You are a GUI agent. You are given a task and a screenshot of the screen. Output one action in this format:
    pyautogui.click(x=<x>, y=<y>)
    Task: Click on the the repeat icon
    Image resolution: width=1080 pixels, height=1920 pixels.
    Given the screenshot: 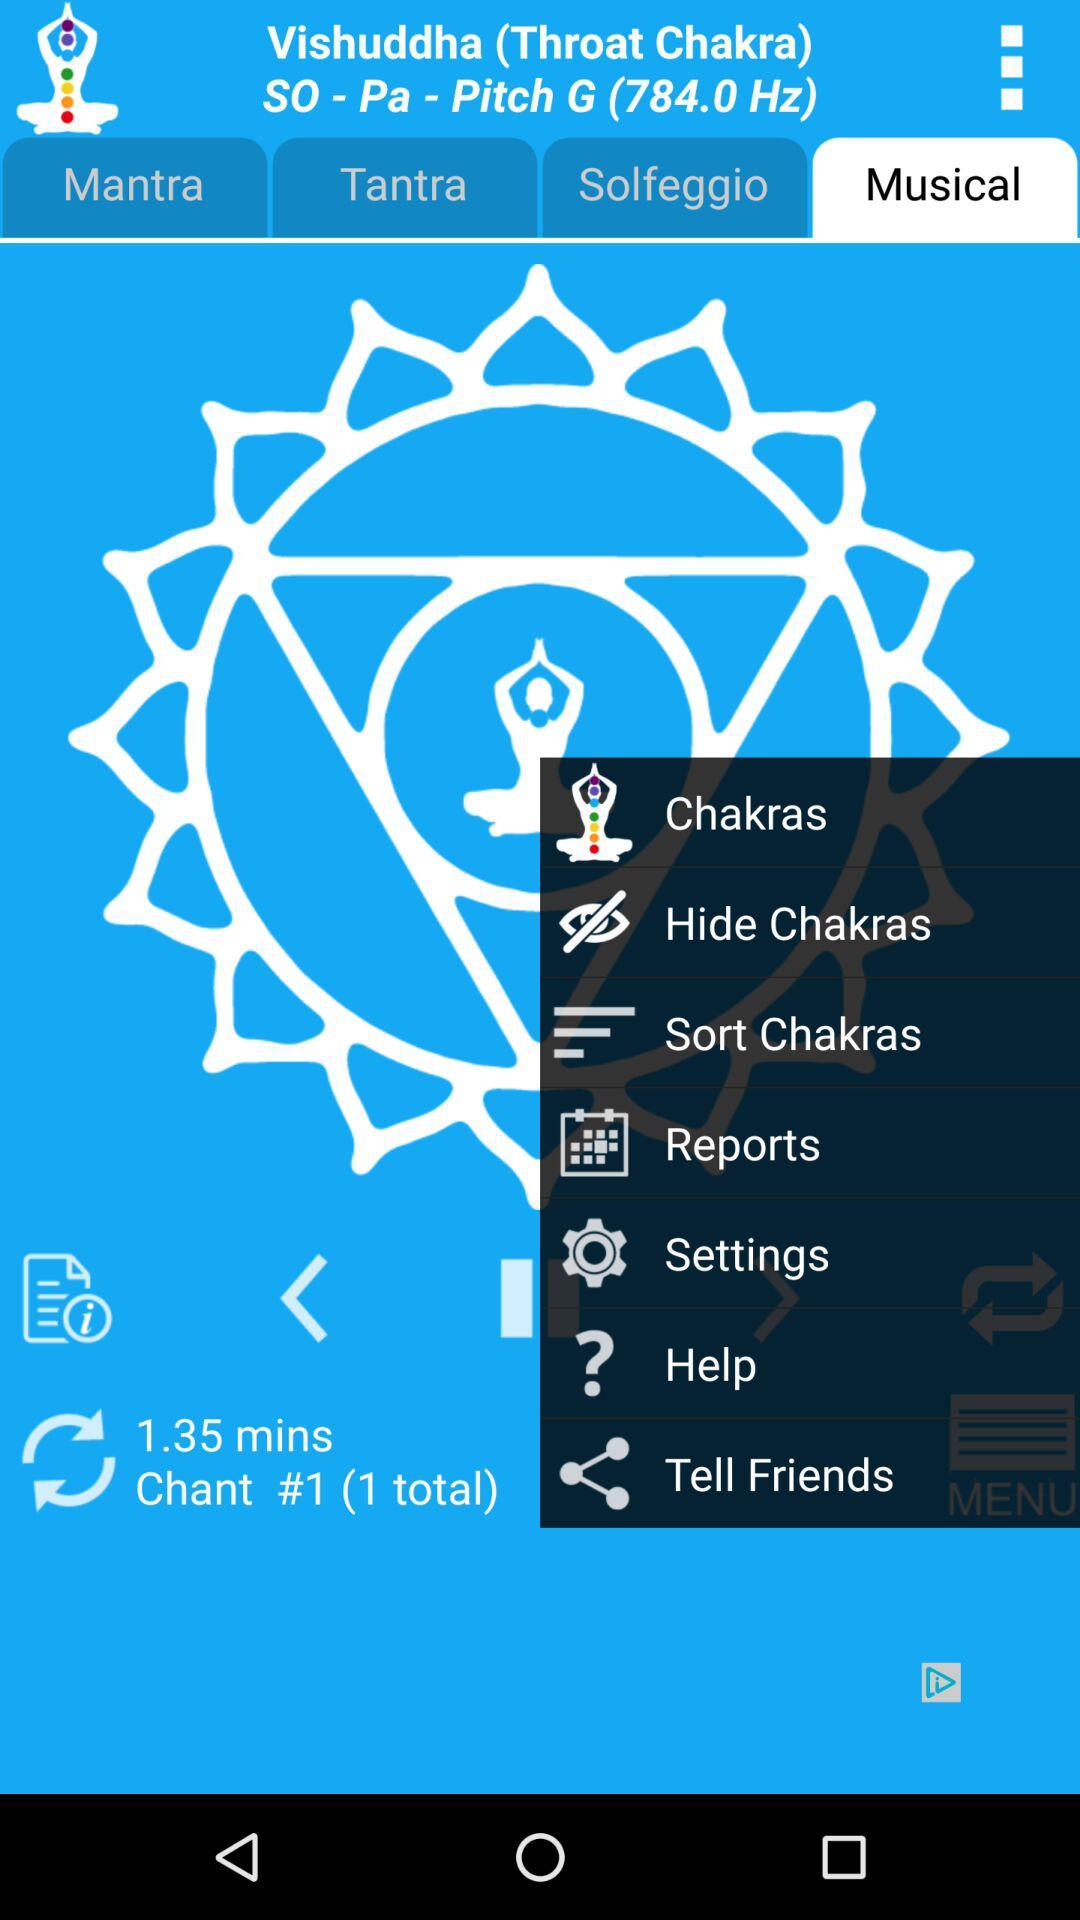 What is the action you would take?
    pyautogui.click(x=1012, y=1388)
    